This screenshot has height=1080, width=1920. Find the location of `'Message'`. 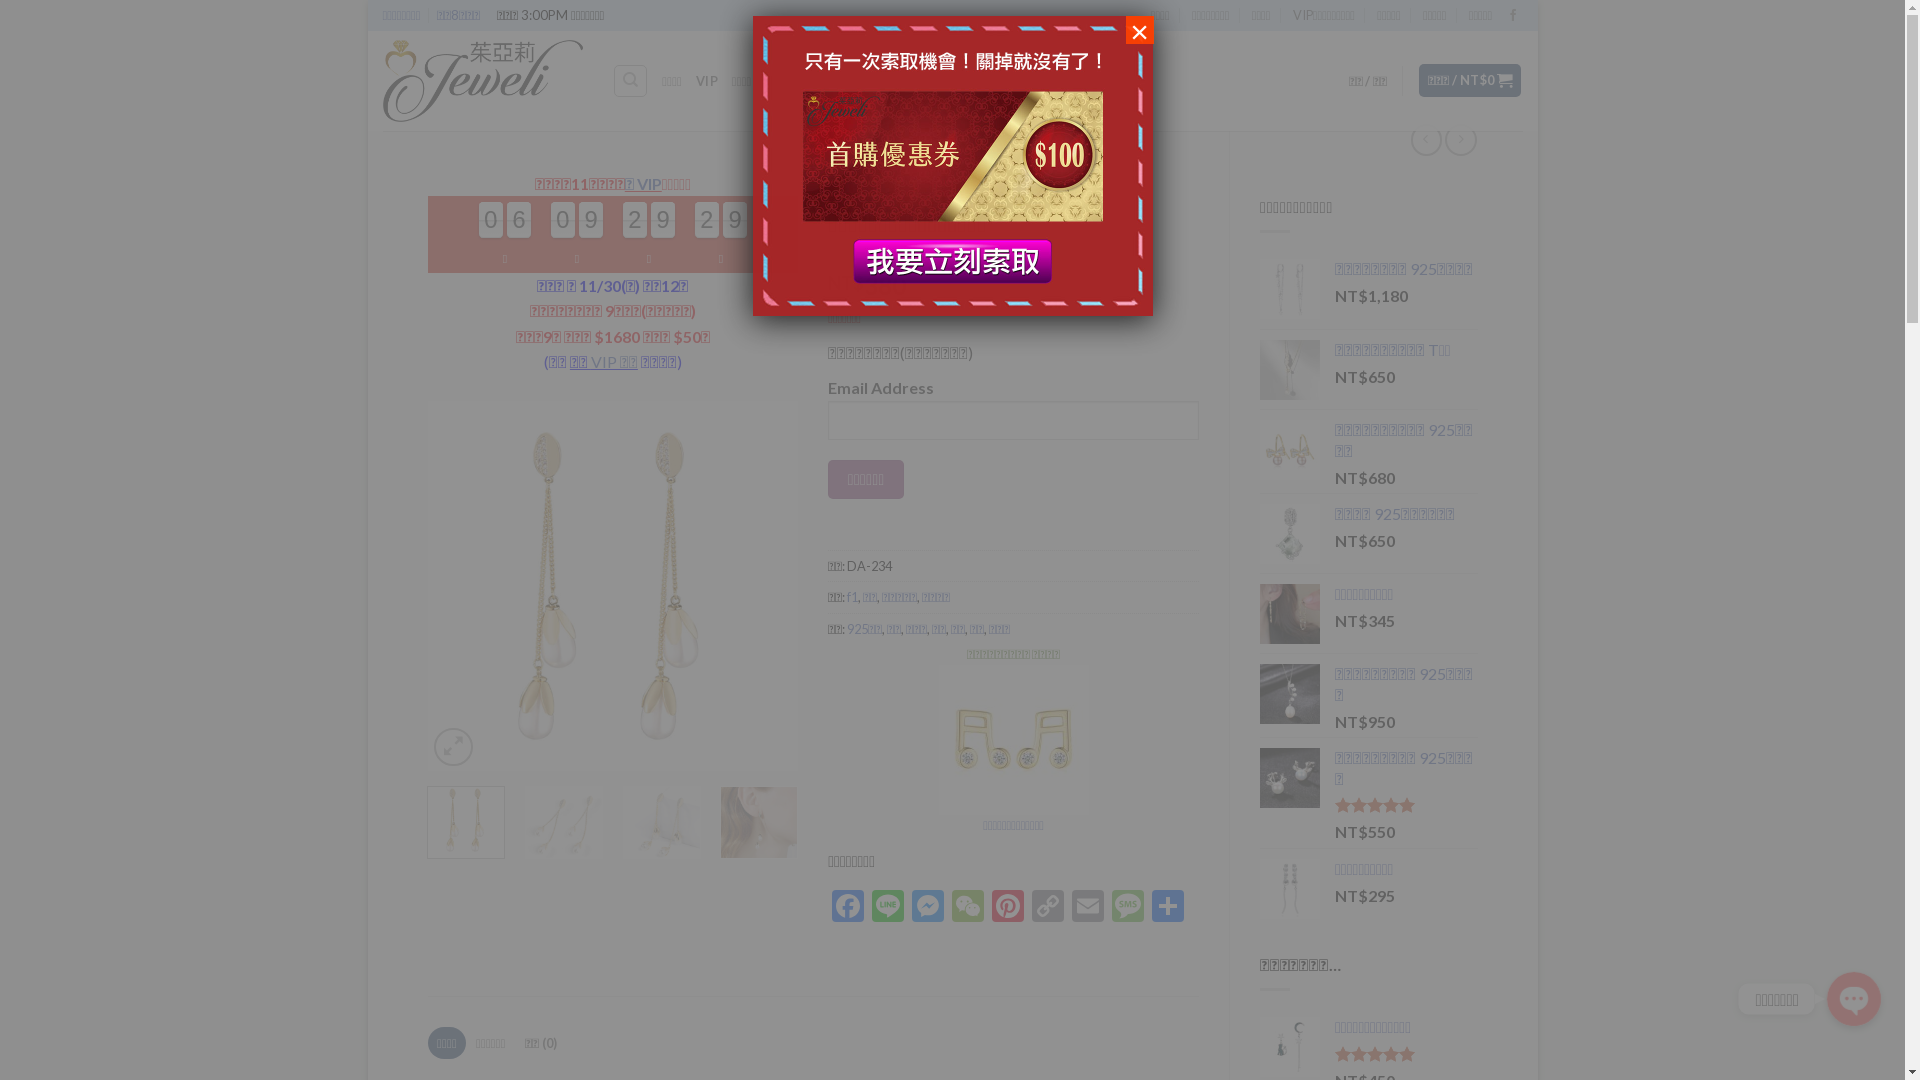

'Message' is located at coordinates (1107, 907).